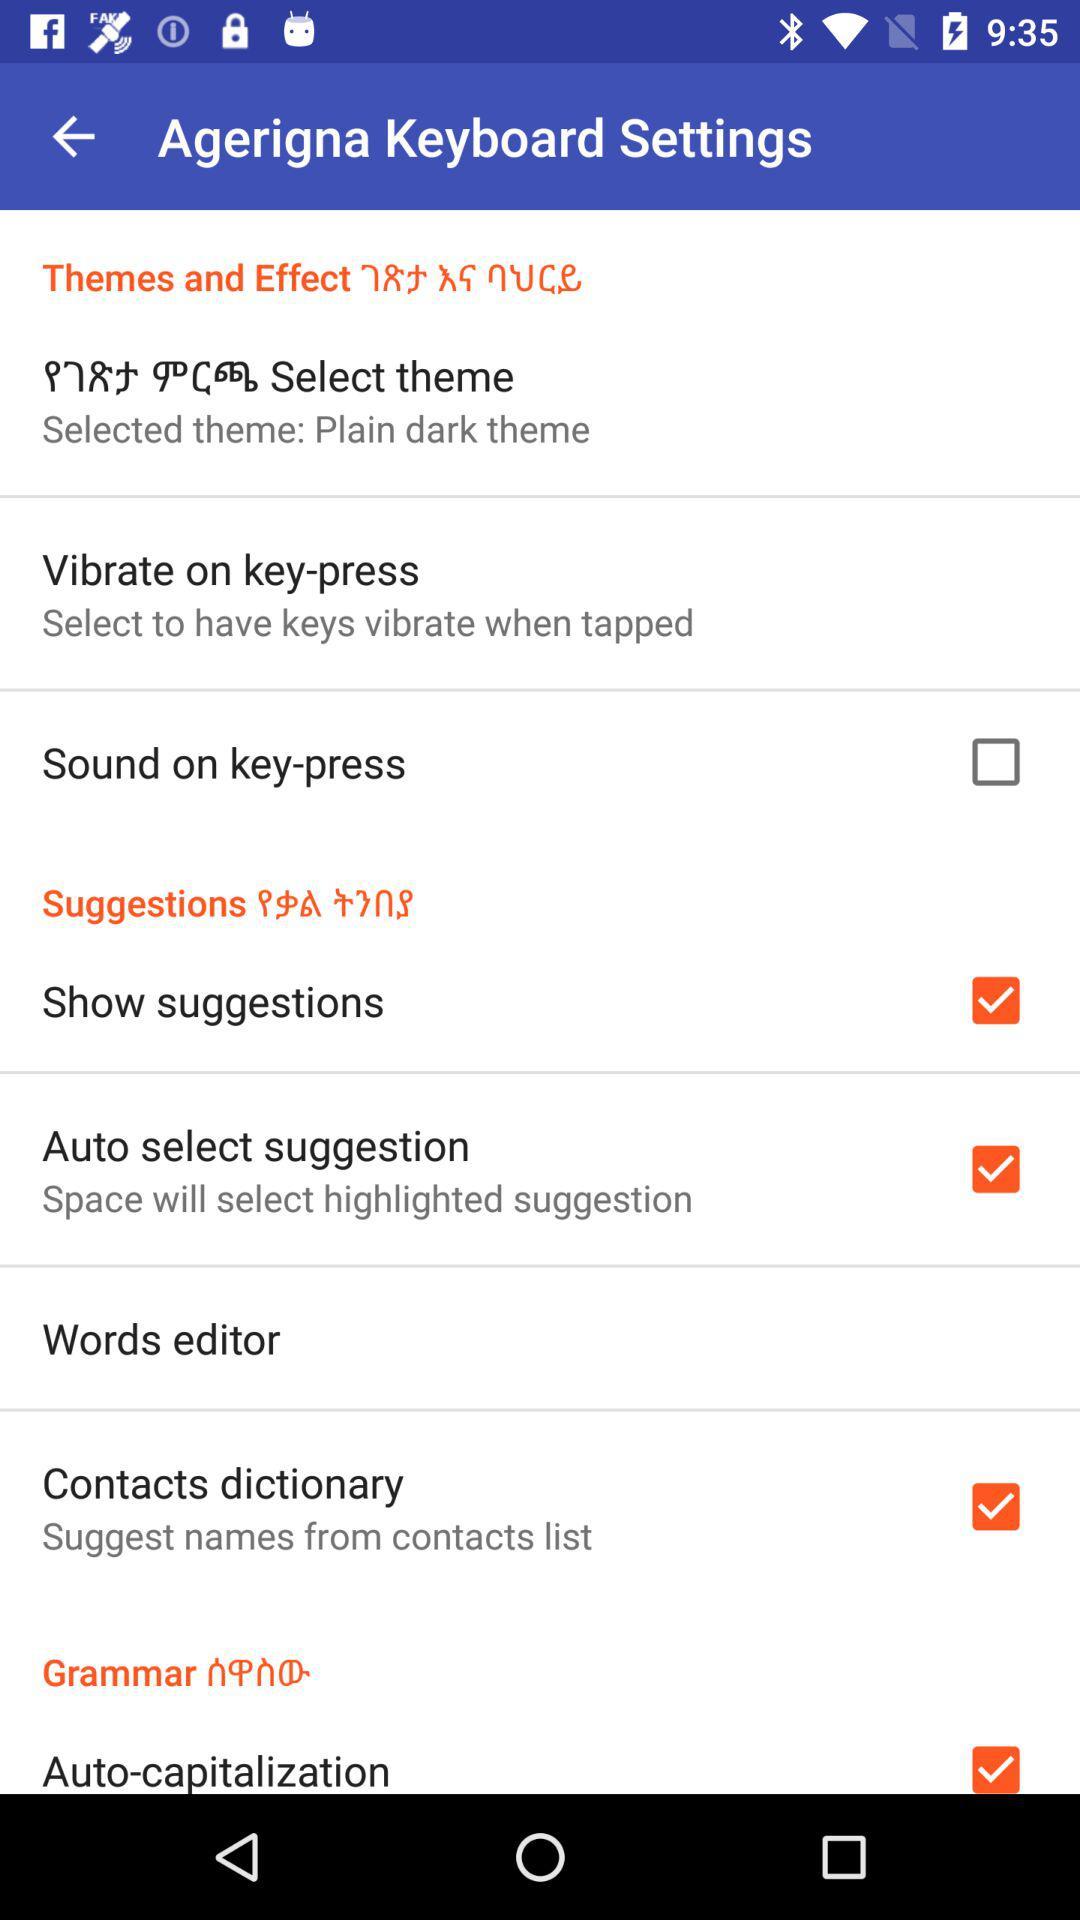 The height and width of the screenshot is (1920, 1080). What do you see at coordinates (367, 1197) in the screenshot?
I see `item below the auto select suggestion icon` at bounding box center [367, 1197].